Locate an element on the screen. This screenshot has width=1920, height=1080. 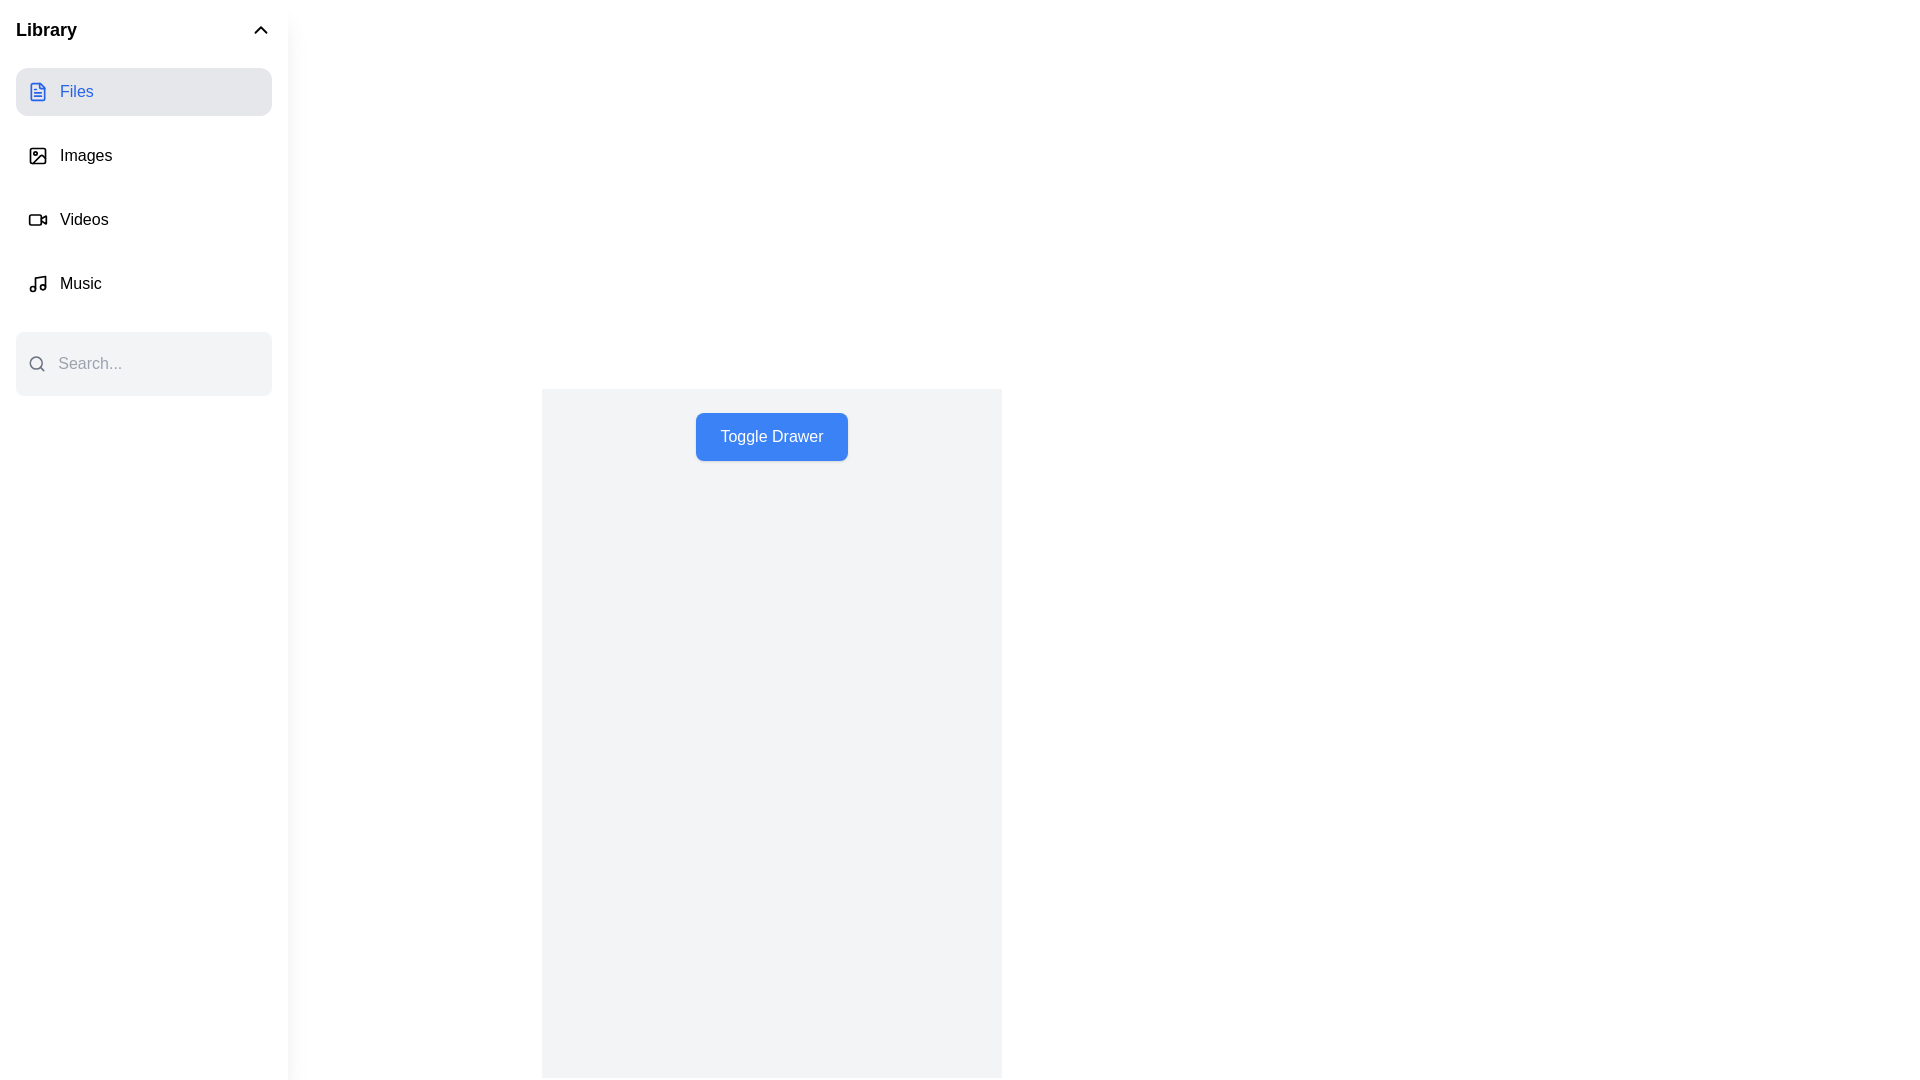
the third item in the vertical sidebar menu, which is a navigation link related to videos is located at coordinates (143, 219).